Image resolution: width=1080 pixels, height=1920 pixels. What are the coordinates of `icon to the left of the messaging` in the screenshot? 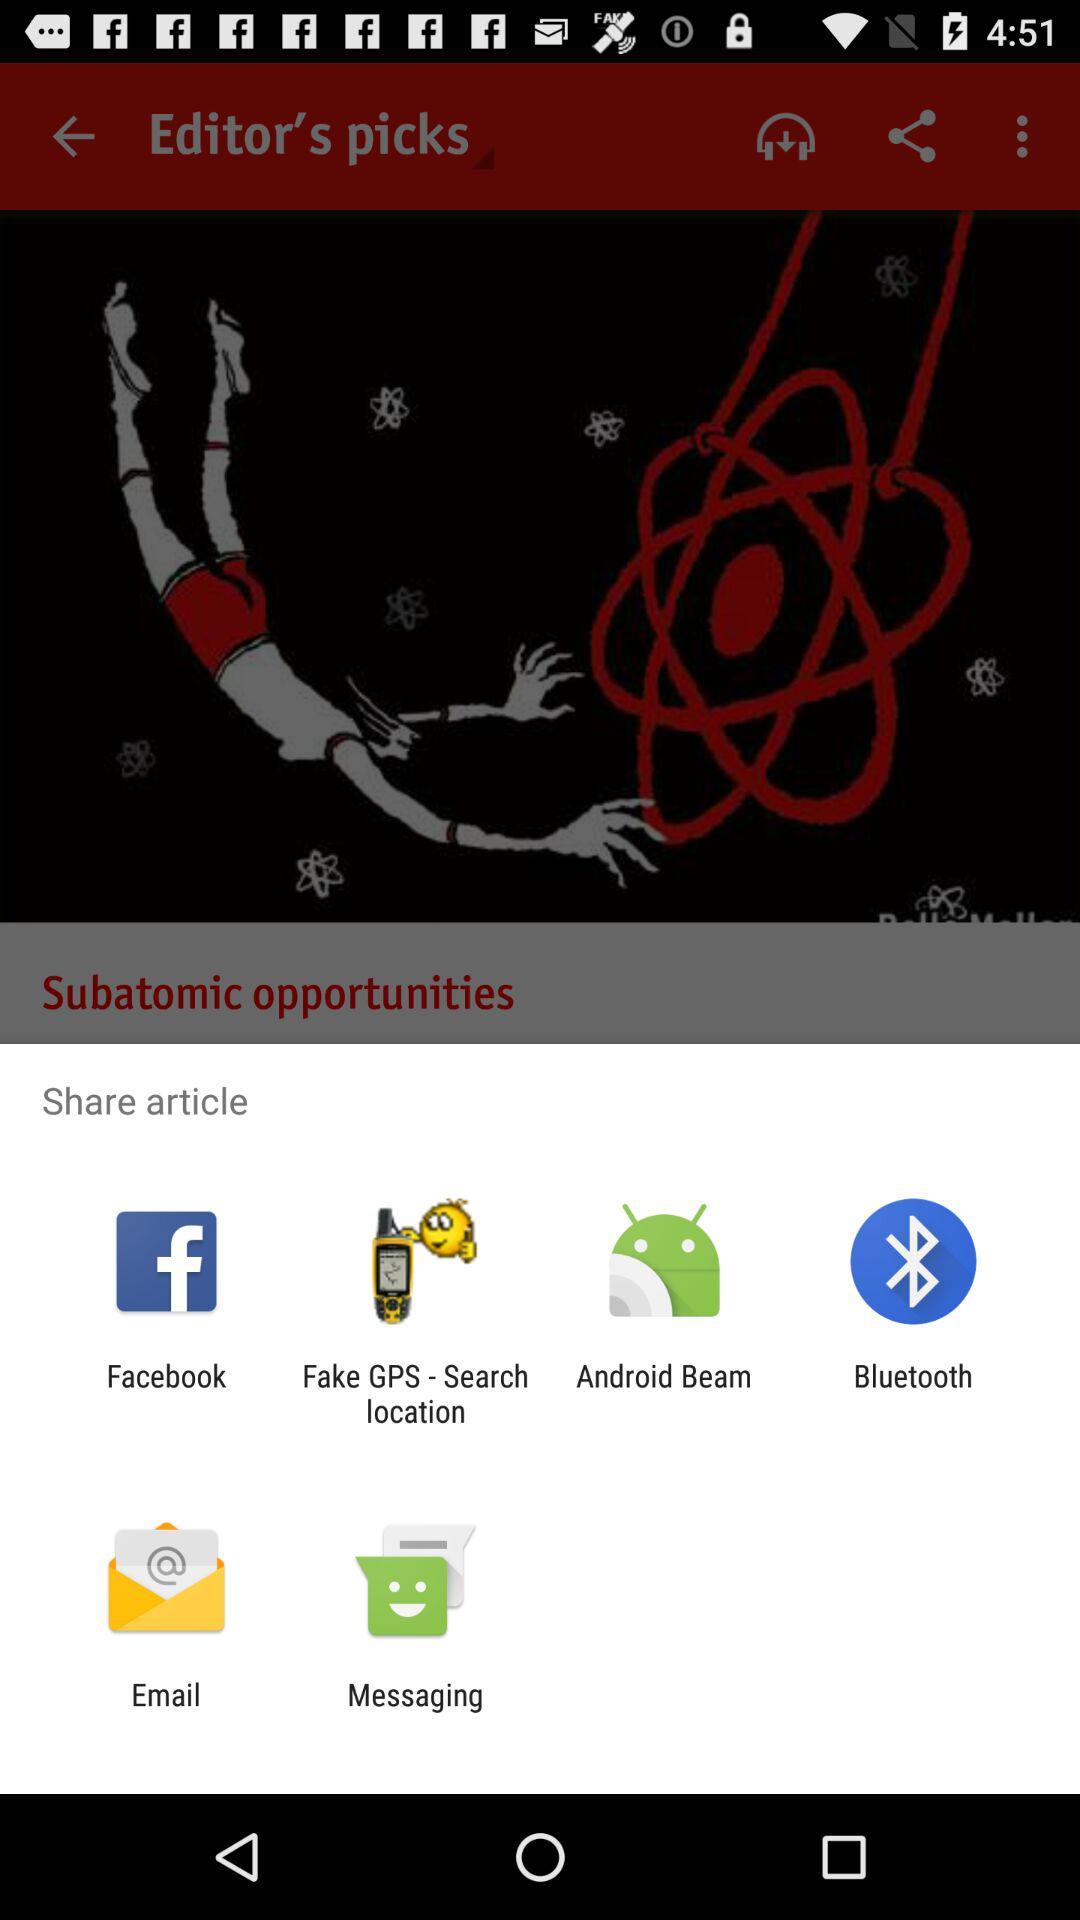 It's located at (165, 1711).